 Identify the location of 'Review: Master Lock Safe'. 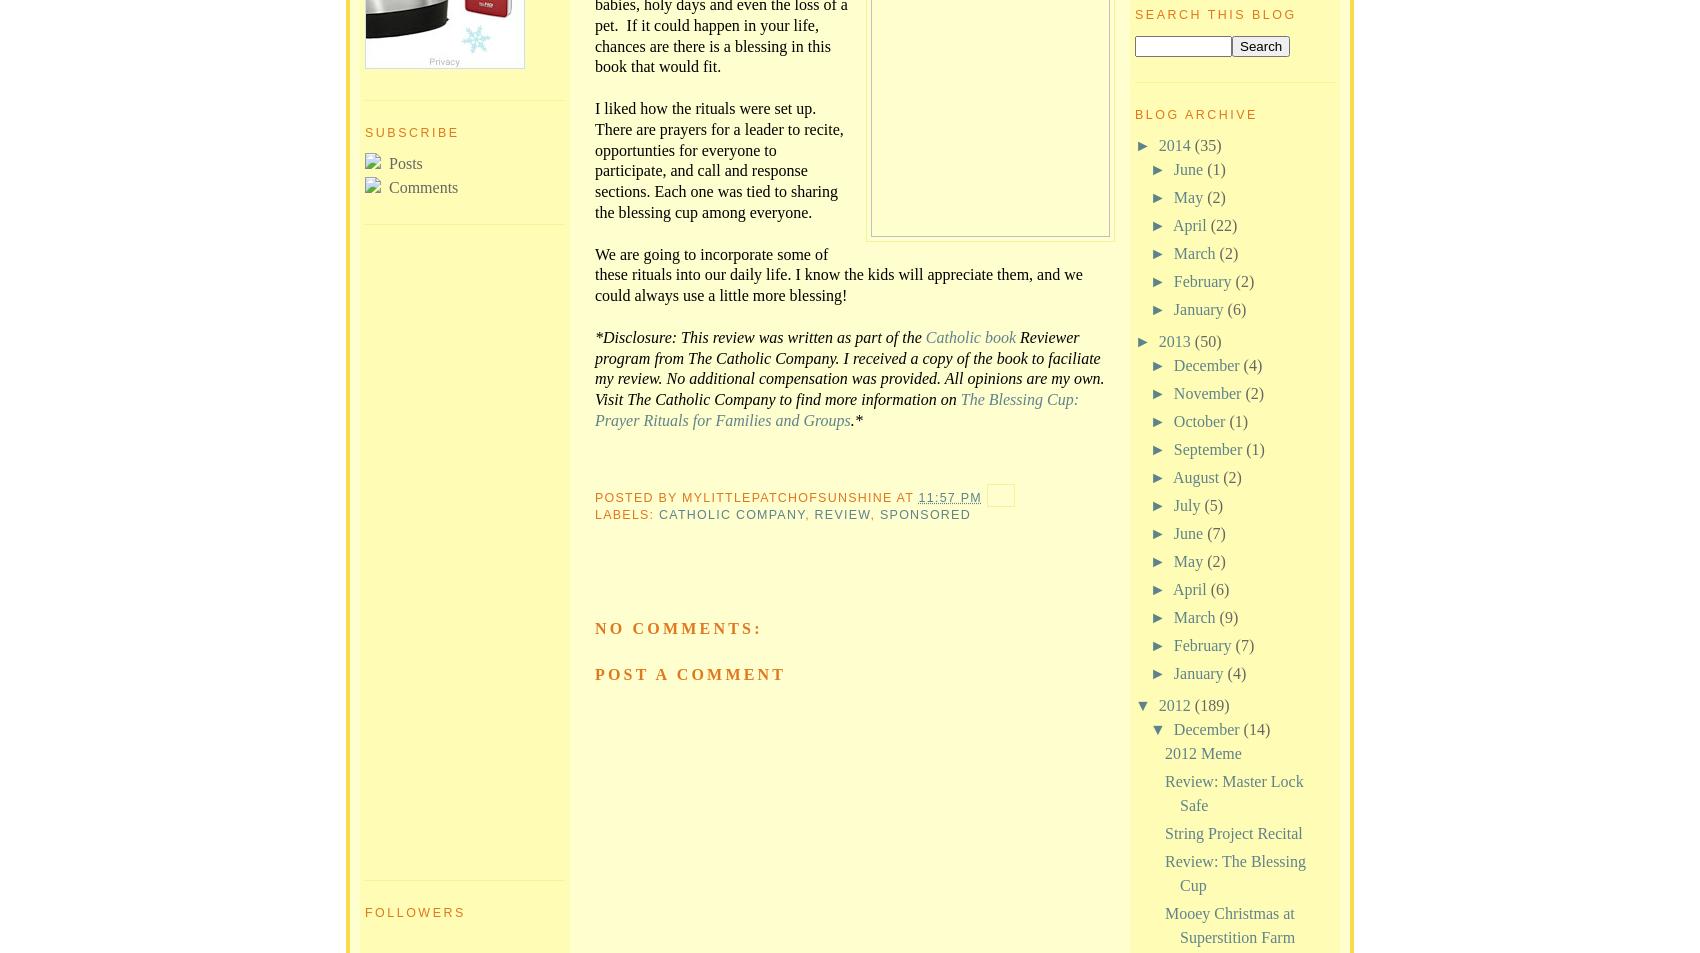
(1233, 792).